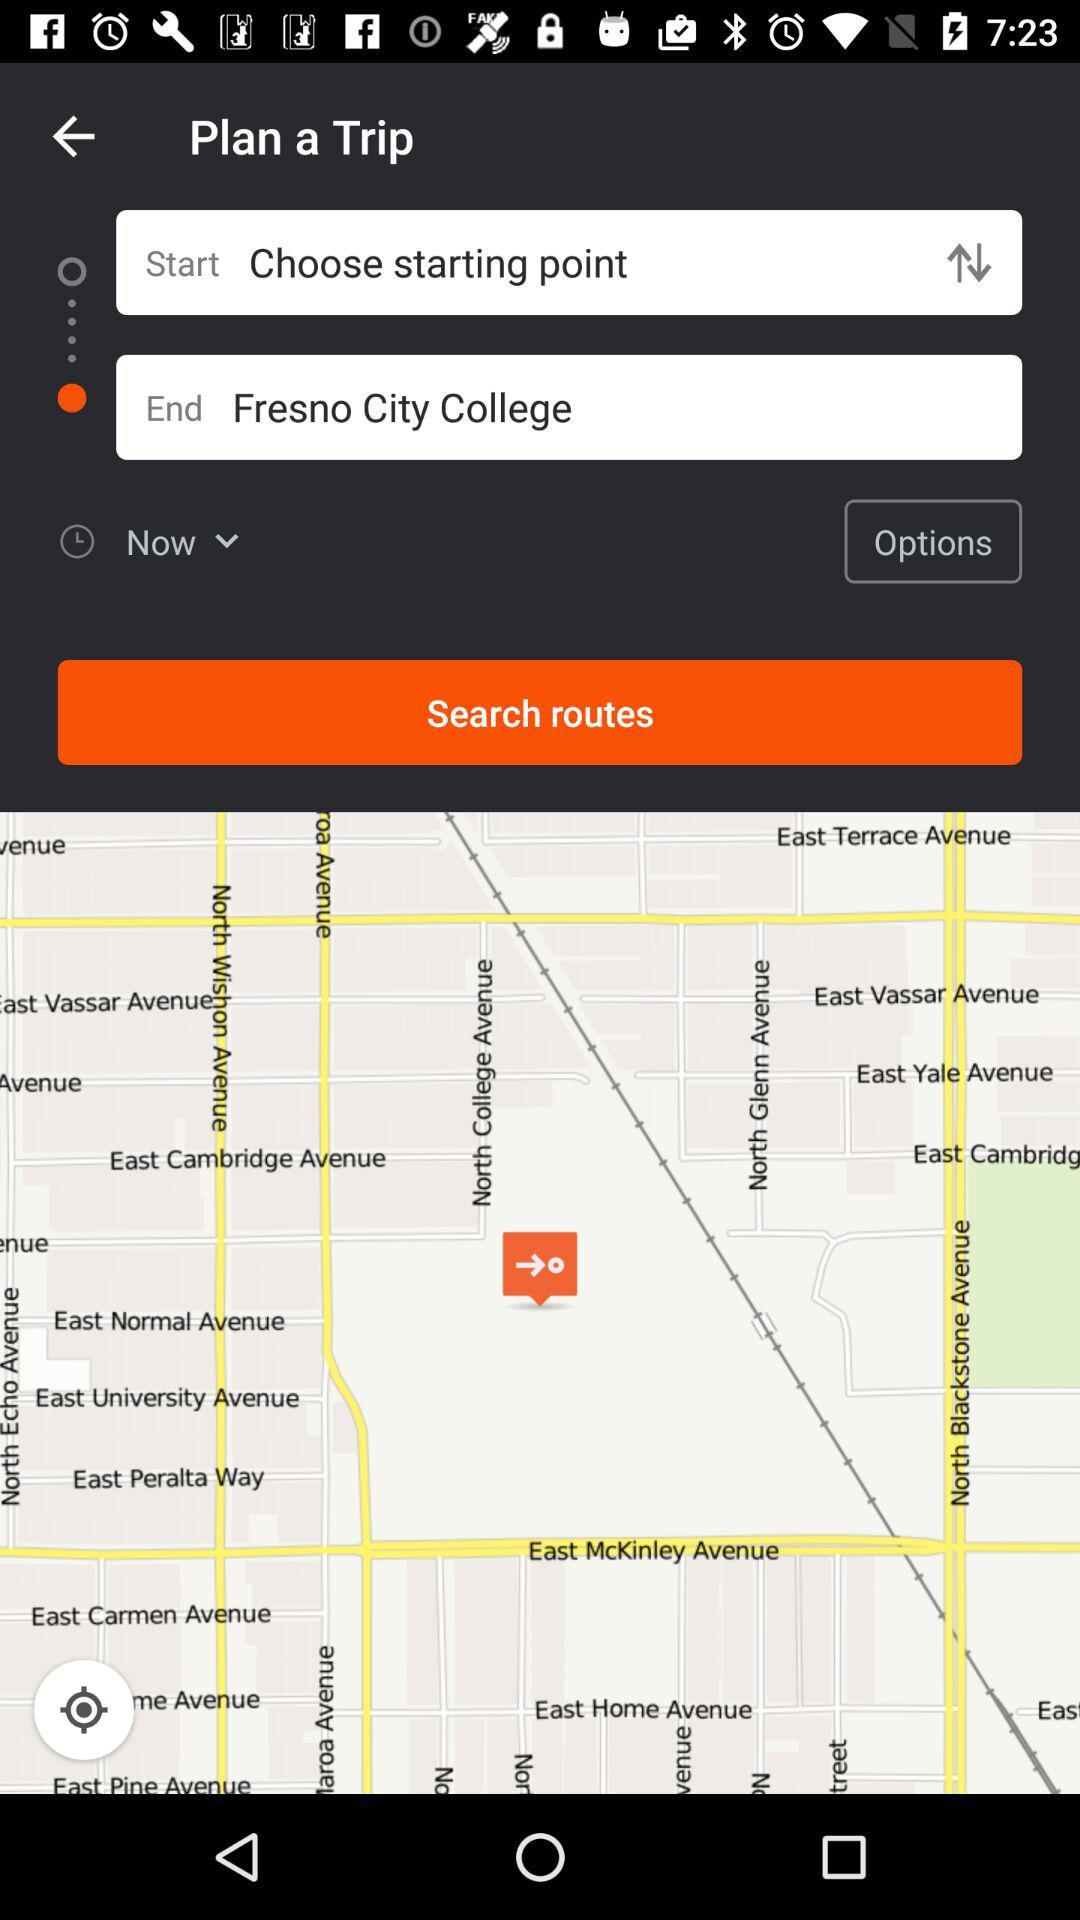 The width and height of the screenshot is (1080, 1920). What do you see at coordinates (83, 1708) in the screenshot?
I see `the icon at the bottom left corner` at bounding box center [83, 1708].